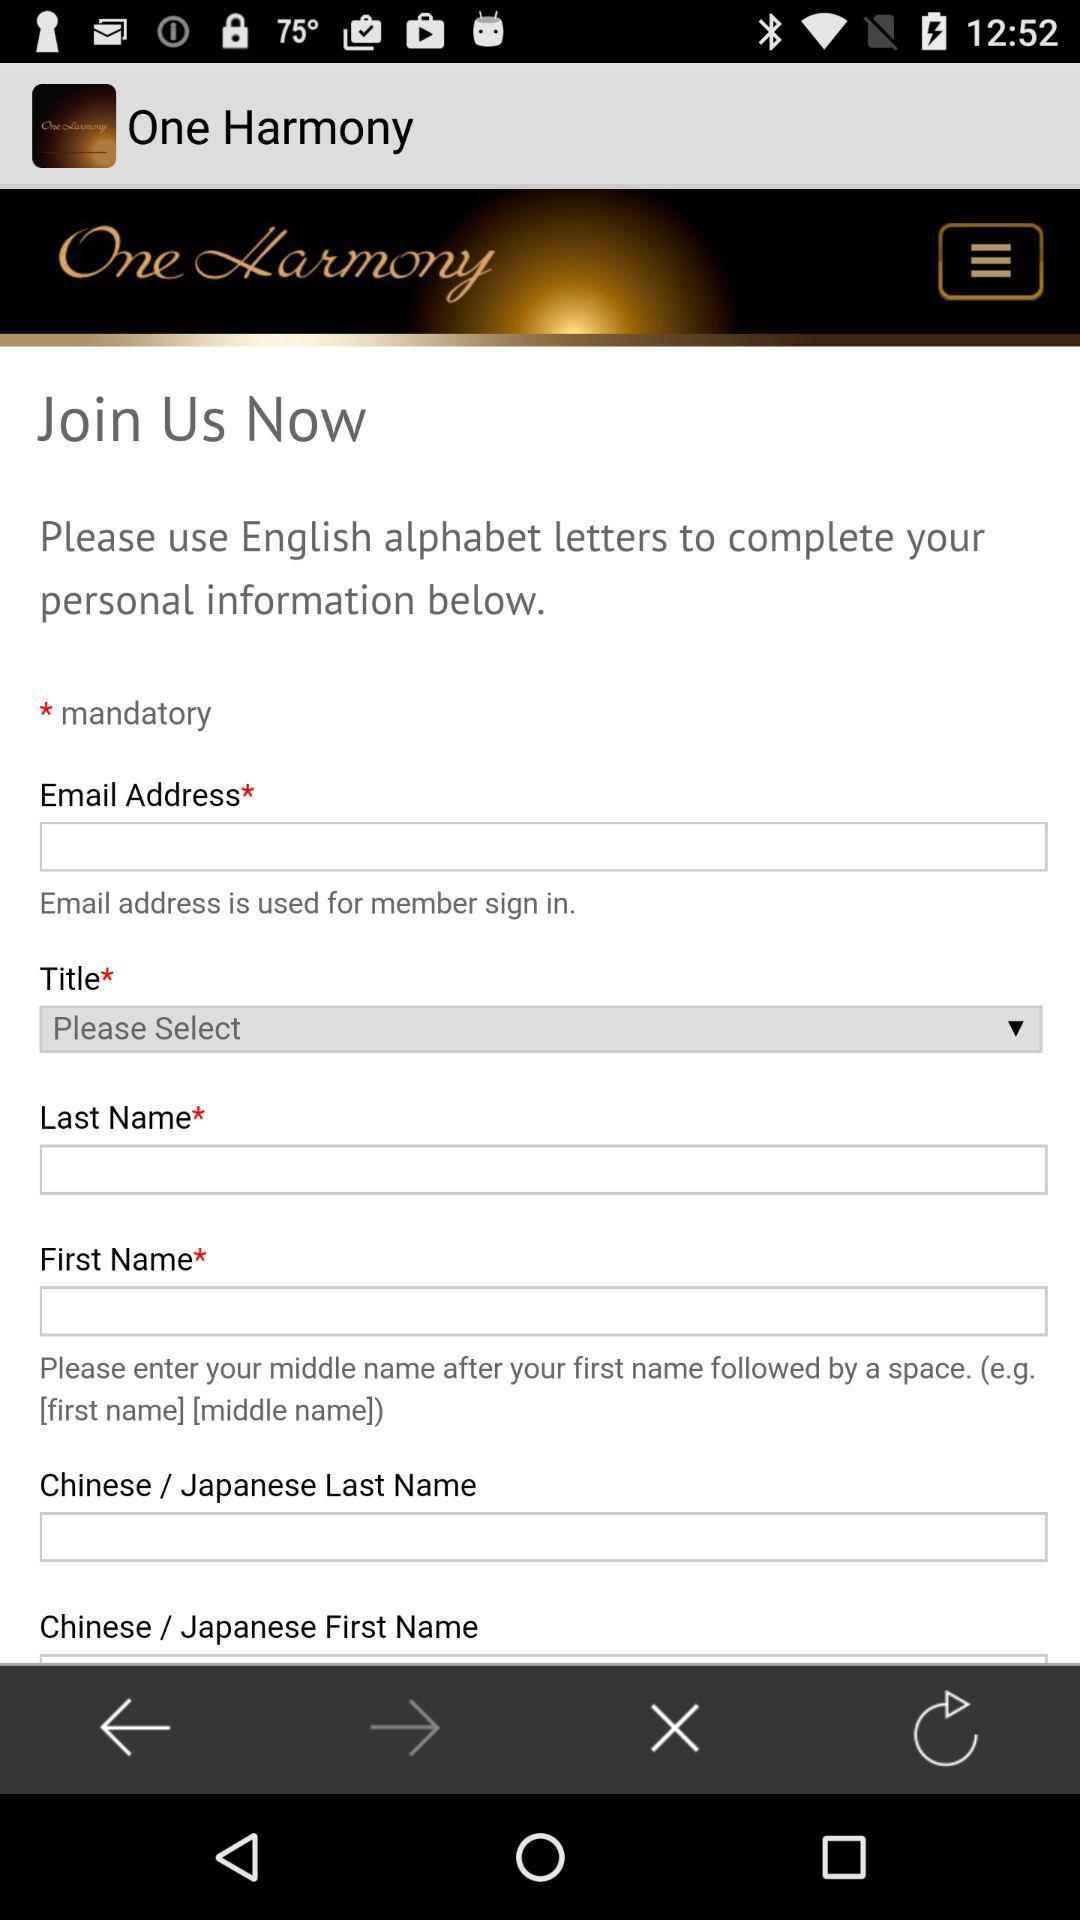 This screenshot has height=1920, width=1080. I want to click on the arrow_forward icon, so click(405, 1848).